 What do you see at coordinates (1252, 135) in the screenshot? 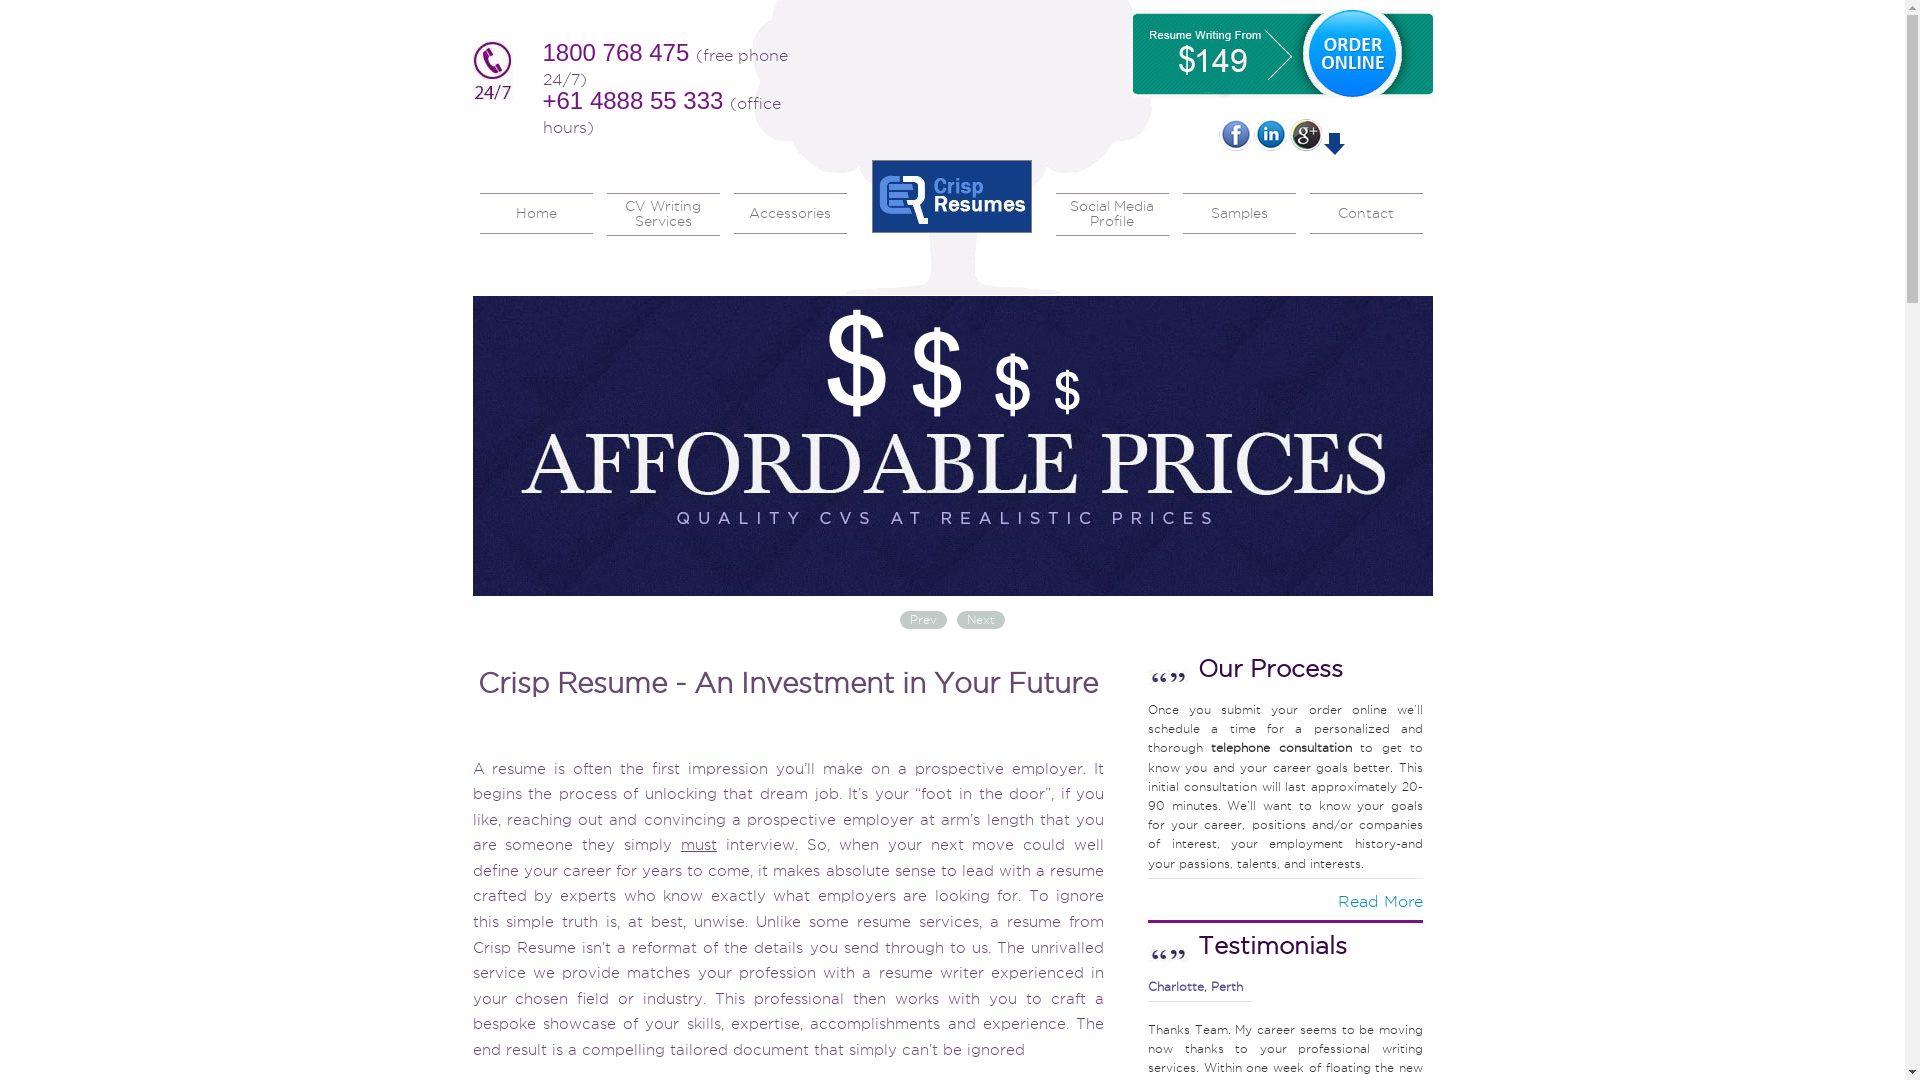
I see `'Linked in'` at bounding box center [1252, 135].